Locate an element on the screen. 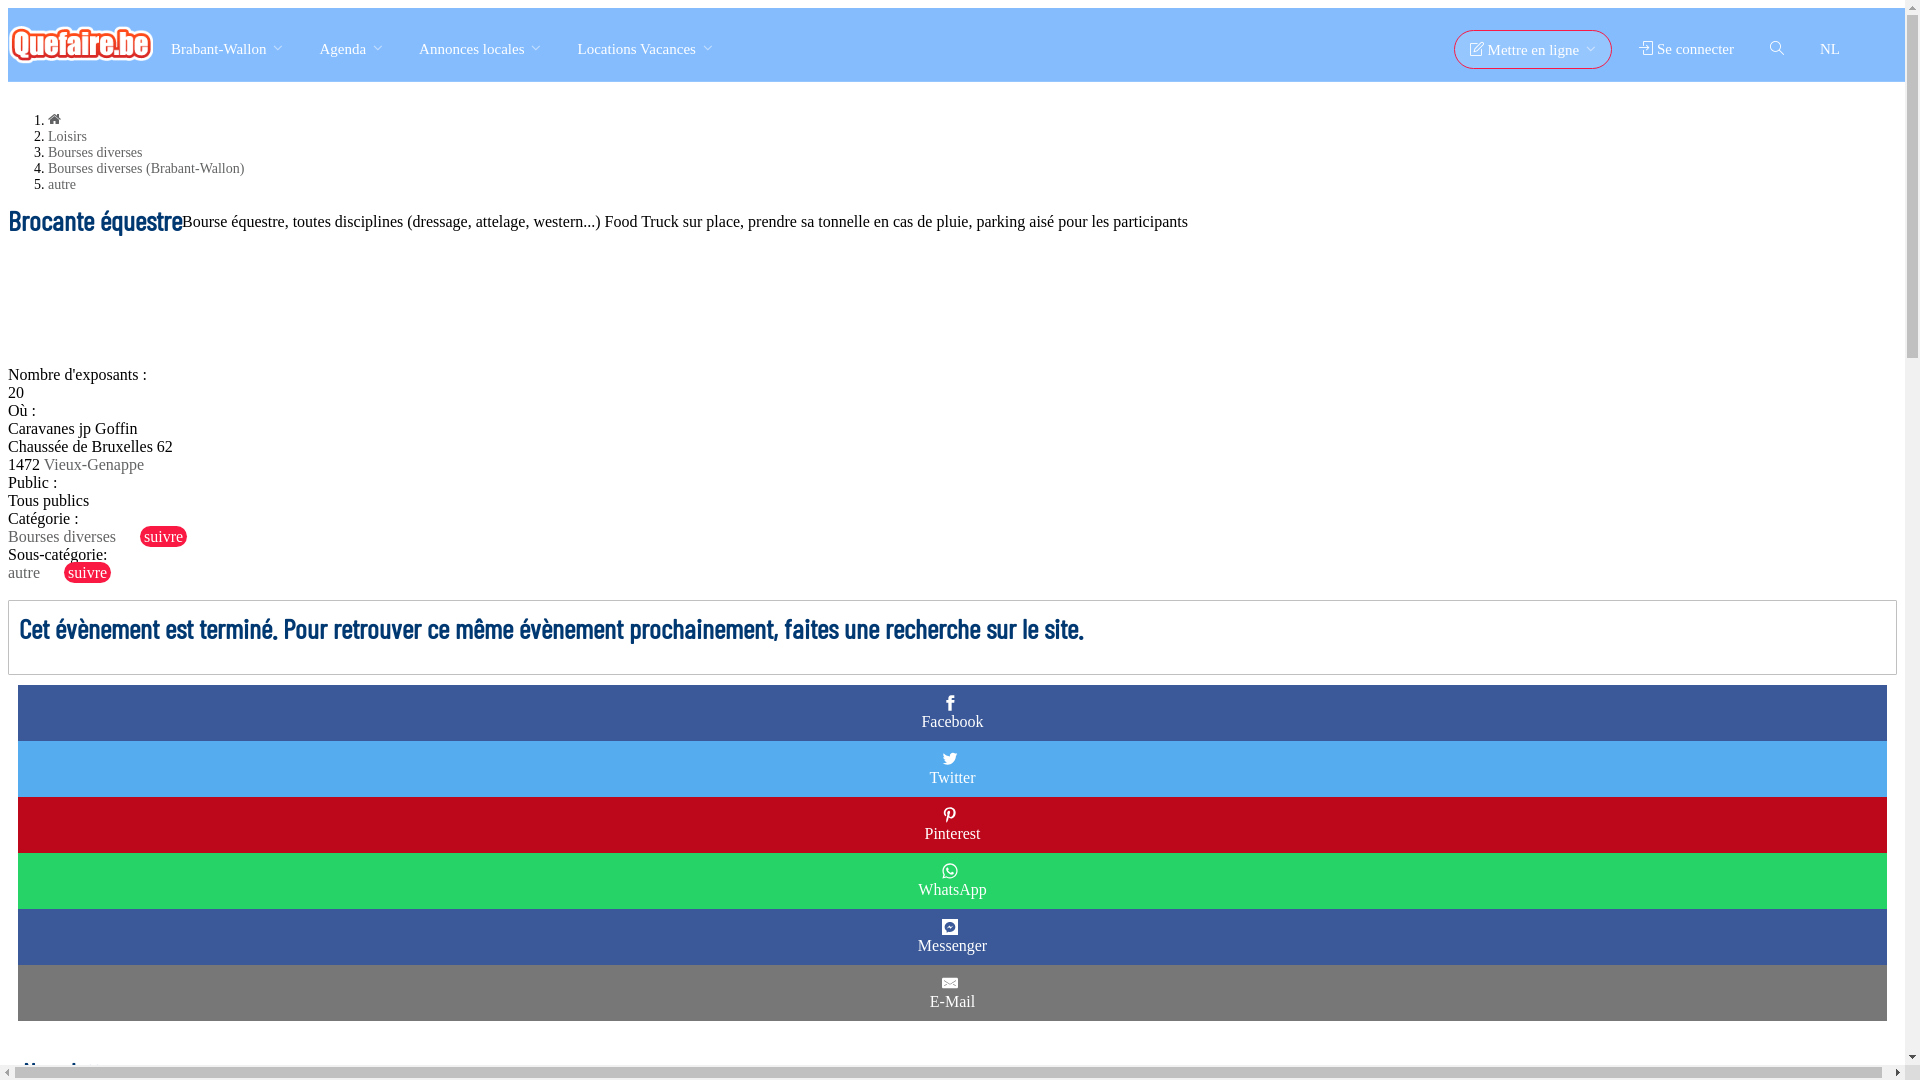 The image size is (1920, 1080). 'suivre' is located at coordinates (138, 535).